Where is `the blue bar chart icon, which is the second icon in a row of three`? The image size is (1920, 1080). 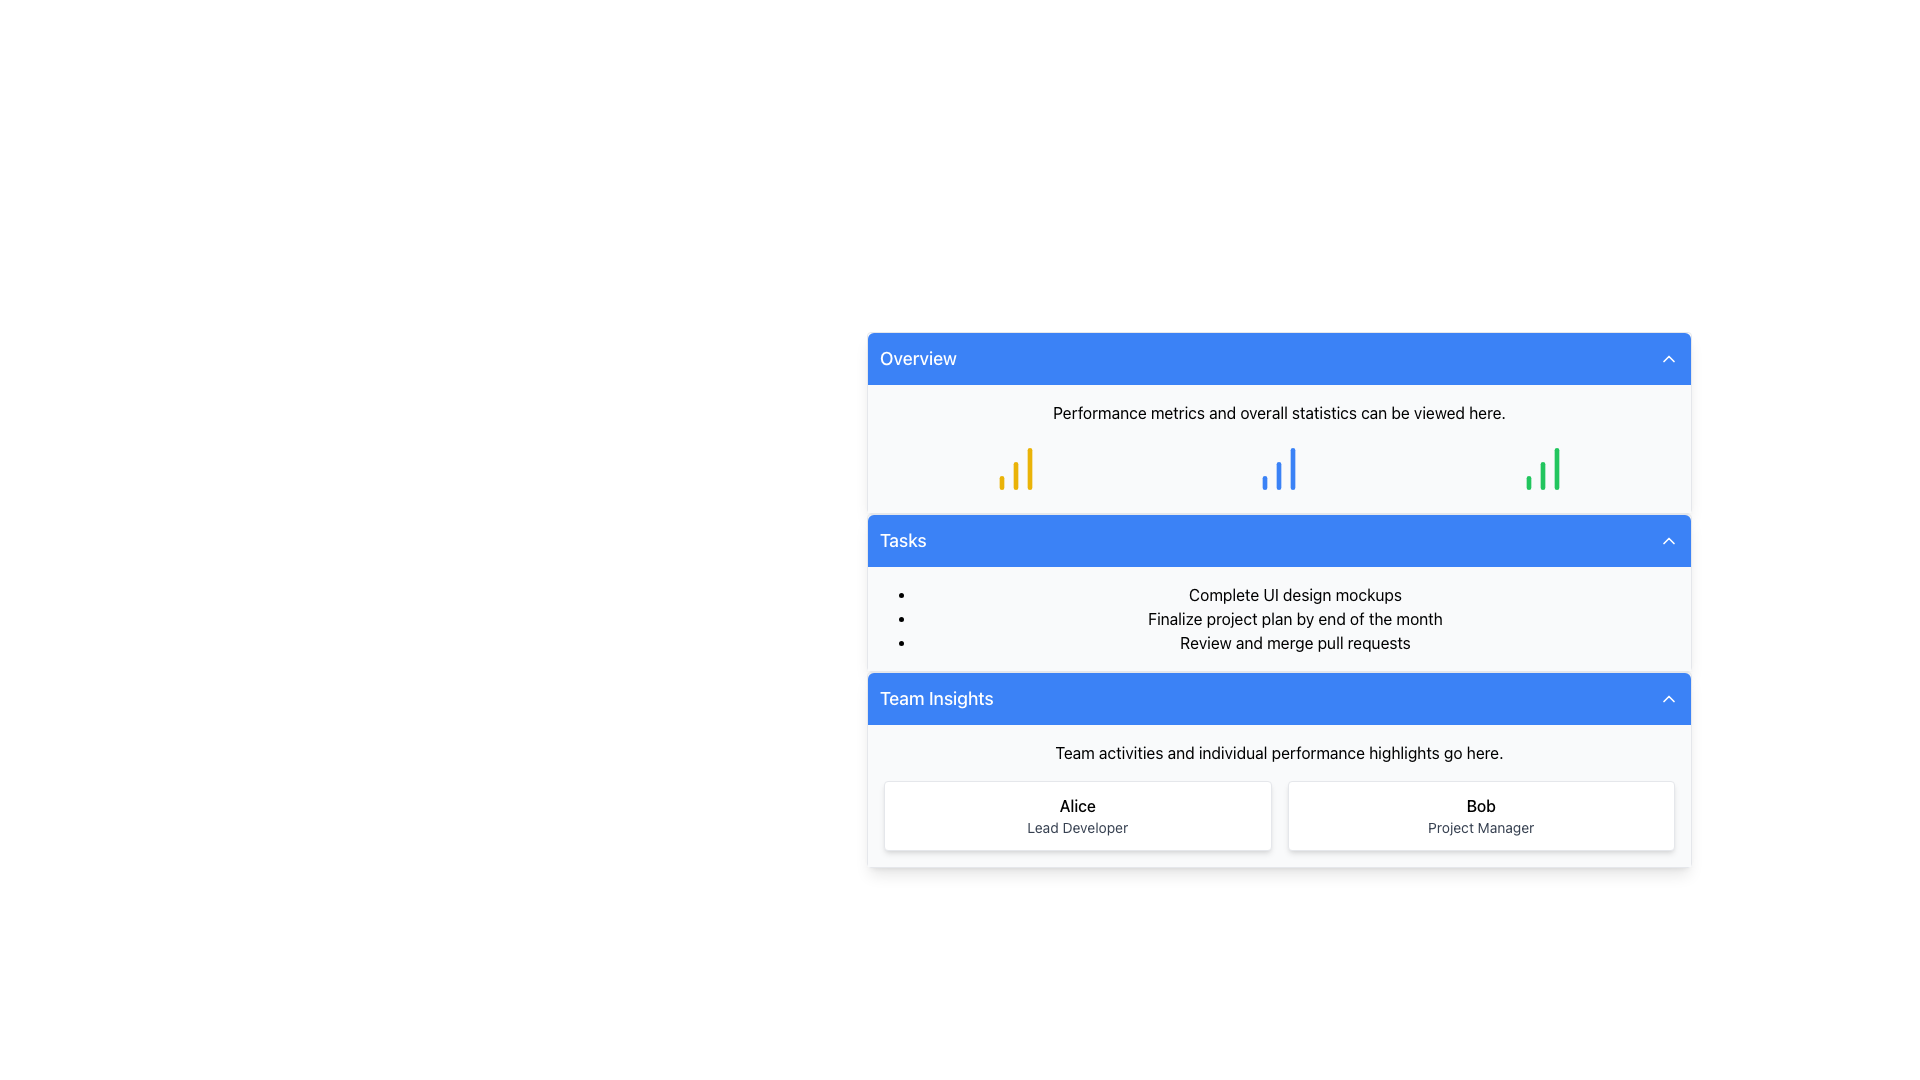
the blue bar chart icon, which is the second icon in a row of three is located at coordinates (1278, 469).